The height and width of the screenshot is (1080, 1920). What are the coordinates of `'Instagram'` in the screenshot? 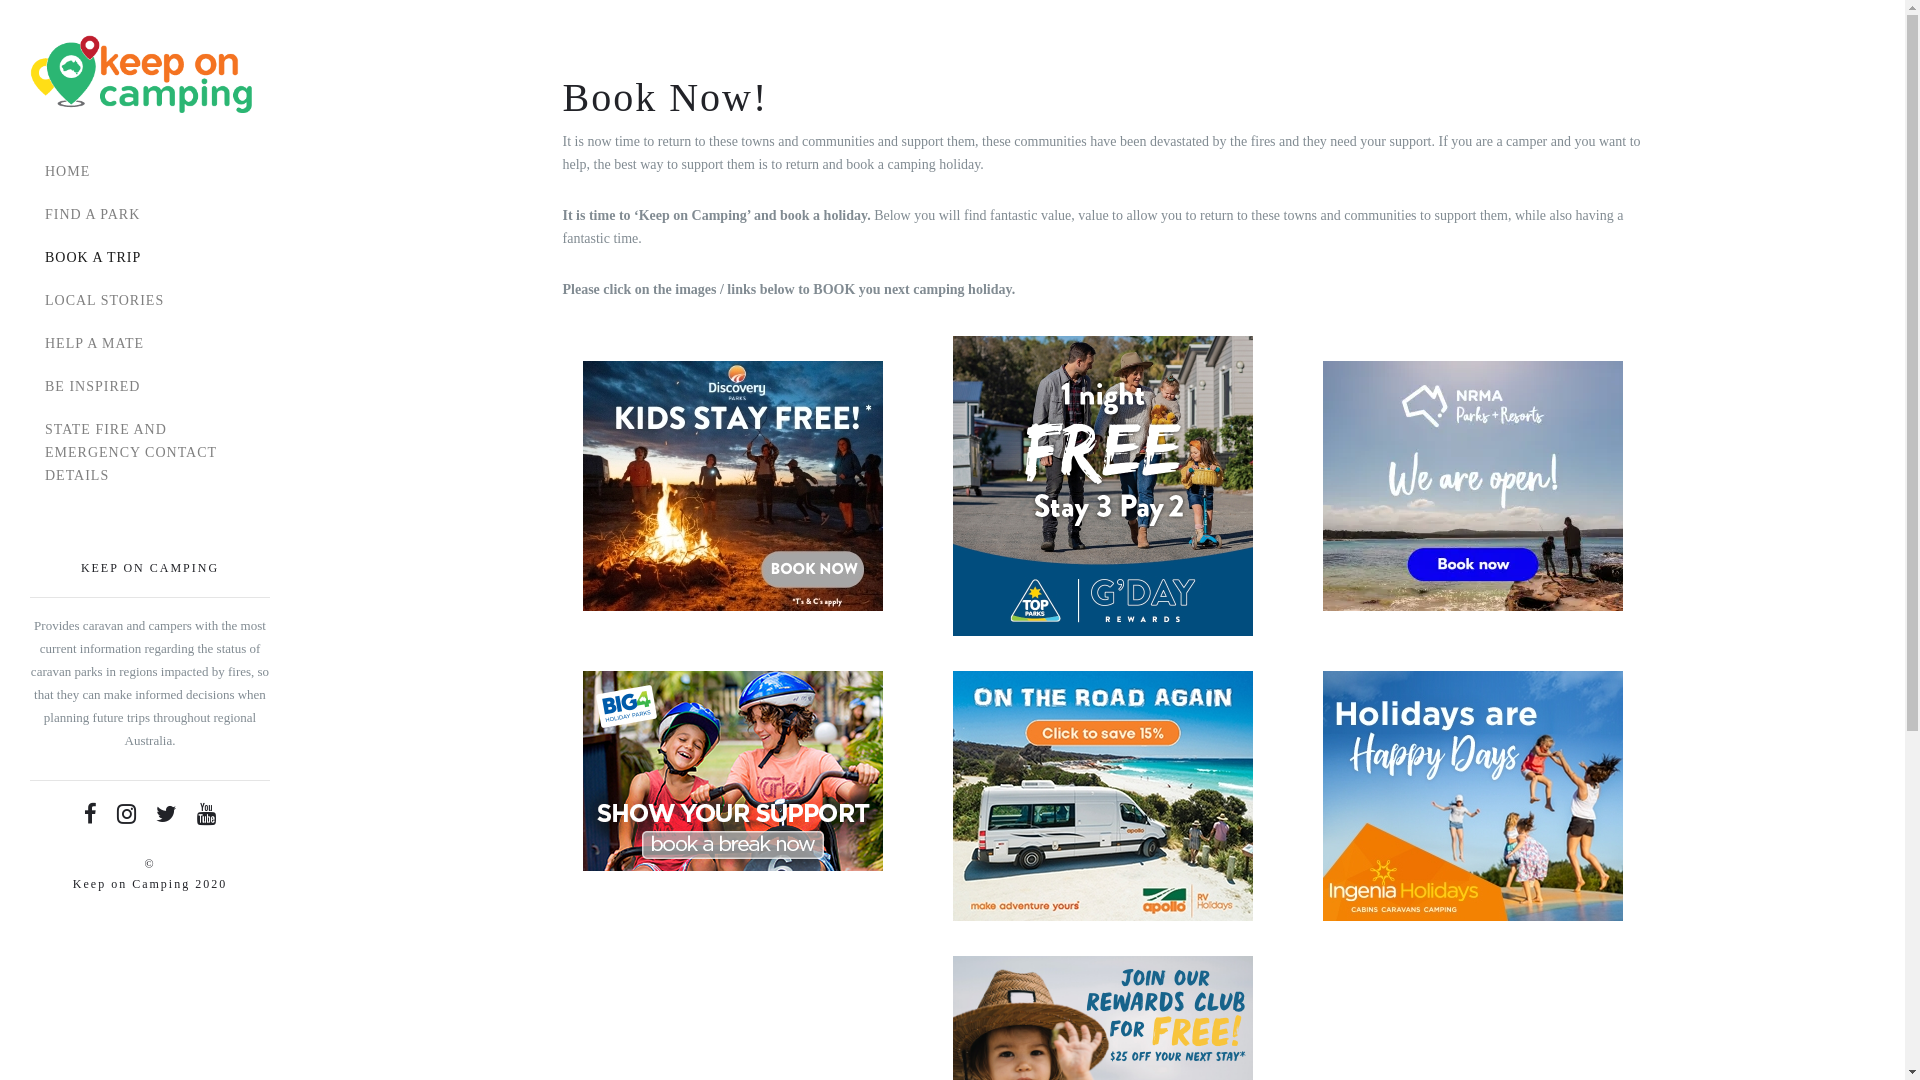 It's located at (124, 814).